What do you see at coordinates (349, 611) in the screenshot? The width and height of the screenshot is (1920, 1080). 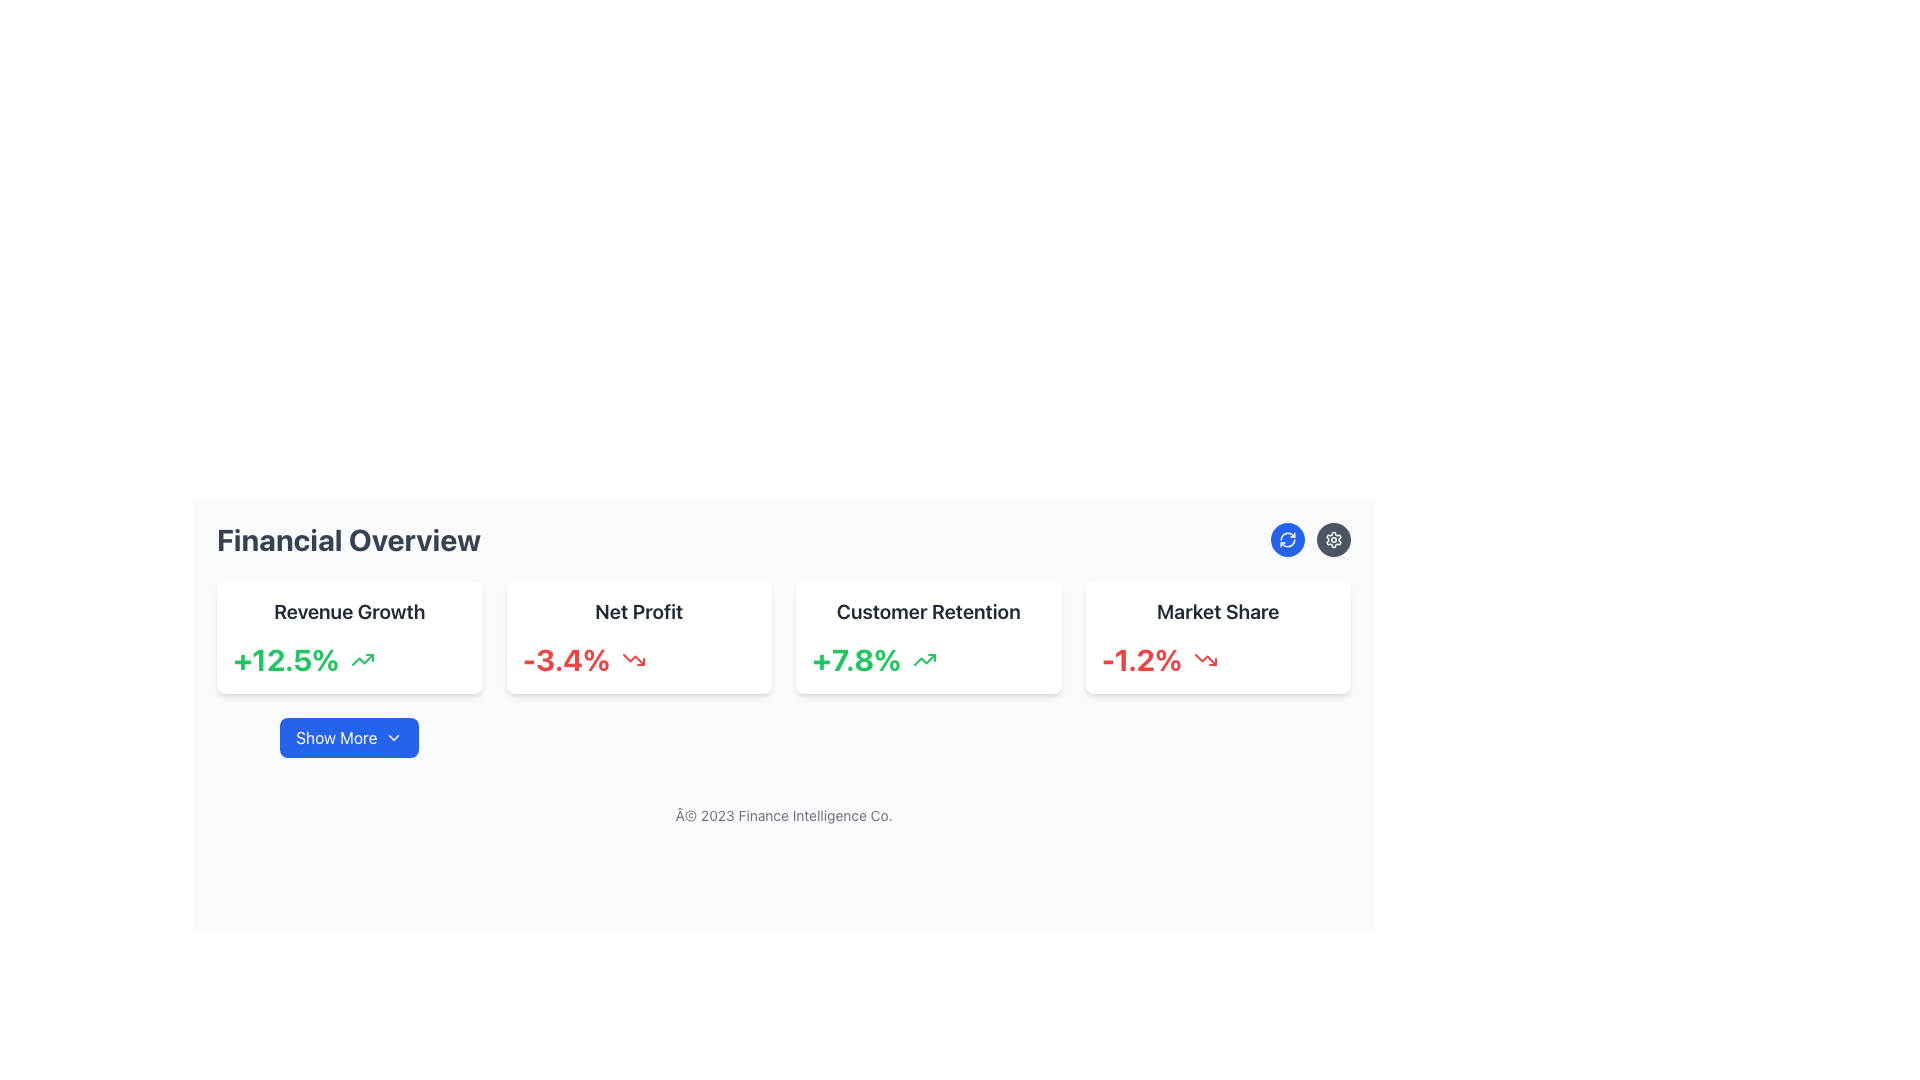 I see `the 'Revenue Growth' static text label located at the top-center of the first card in the 'Financial Overview' section` at bounding box center [349, 611].